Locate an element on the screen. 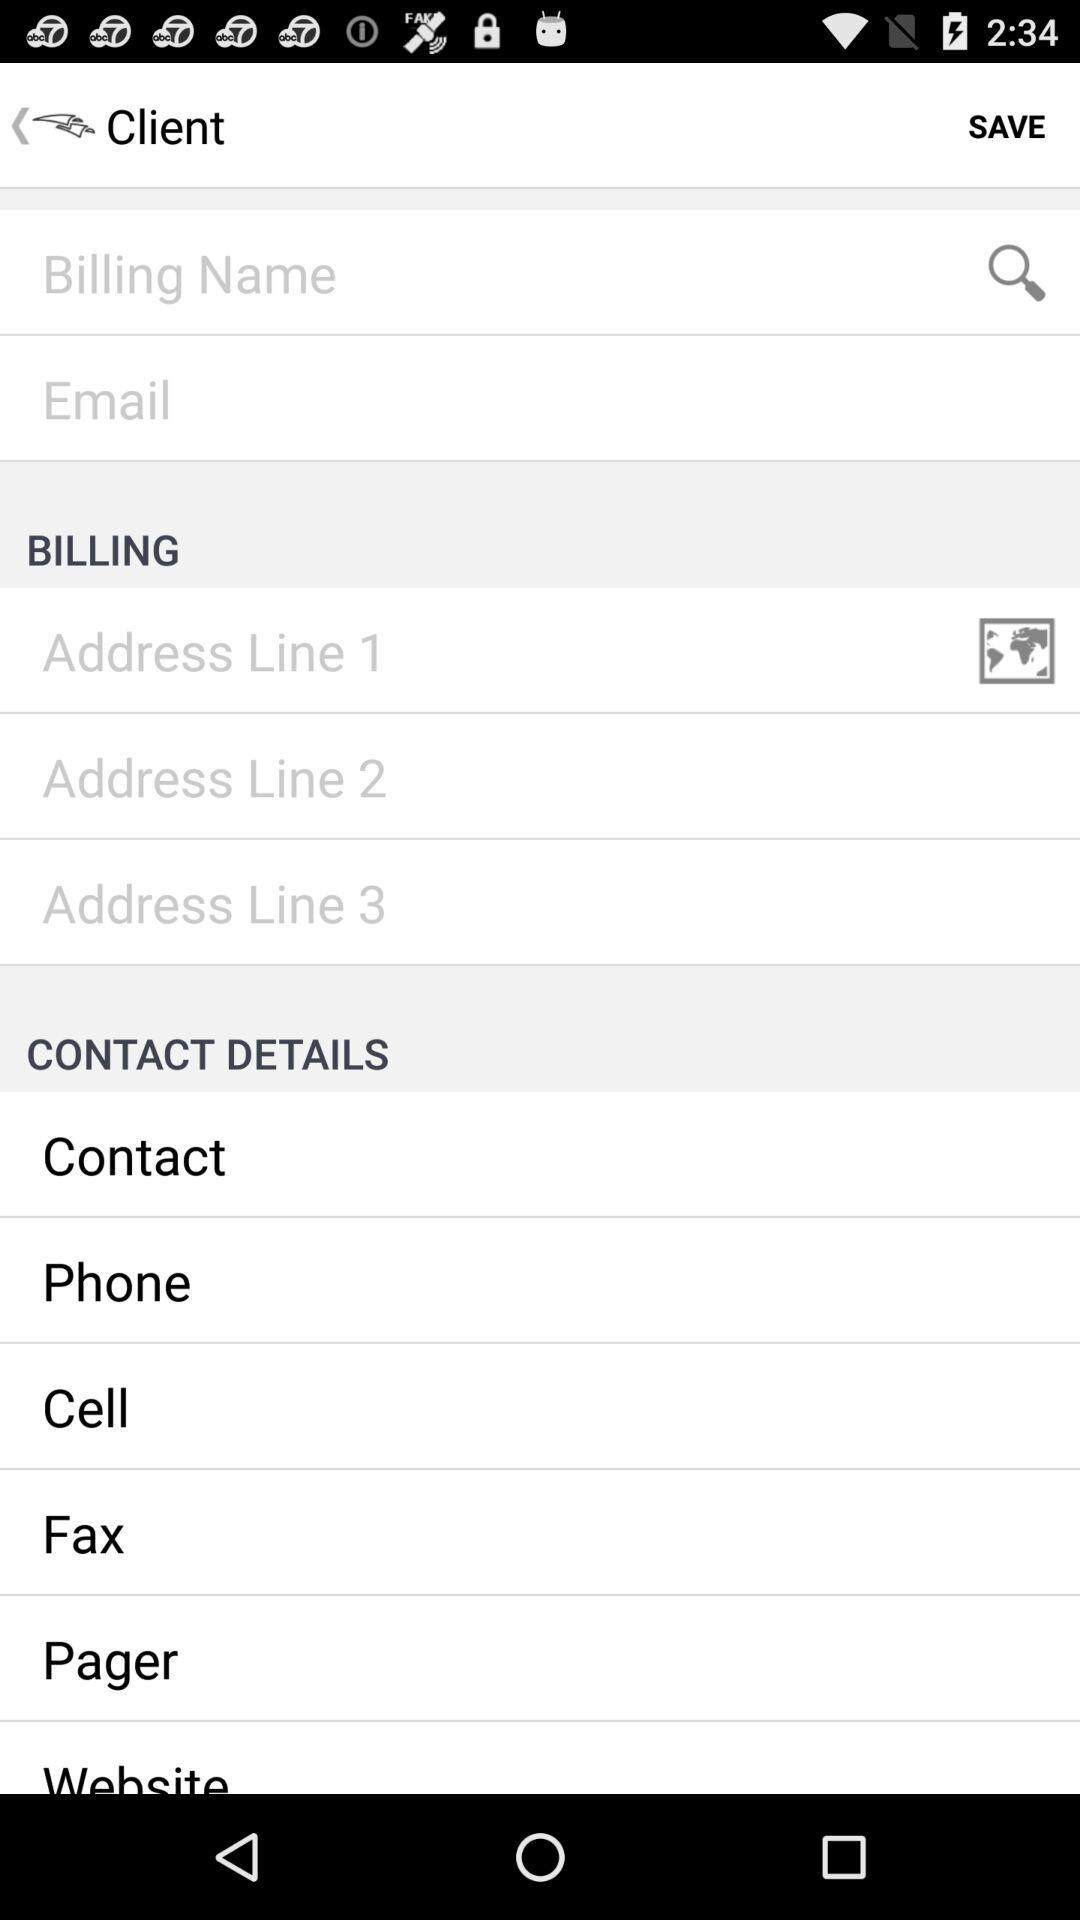 The width and height of the screenshot is (1080, 1920). edit contact is located at coordinates (540, 1155).